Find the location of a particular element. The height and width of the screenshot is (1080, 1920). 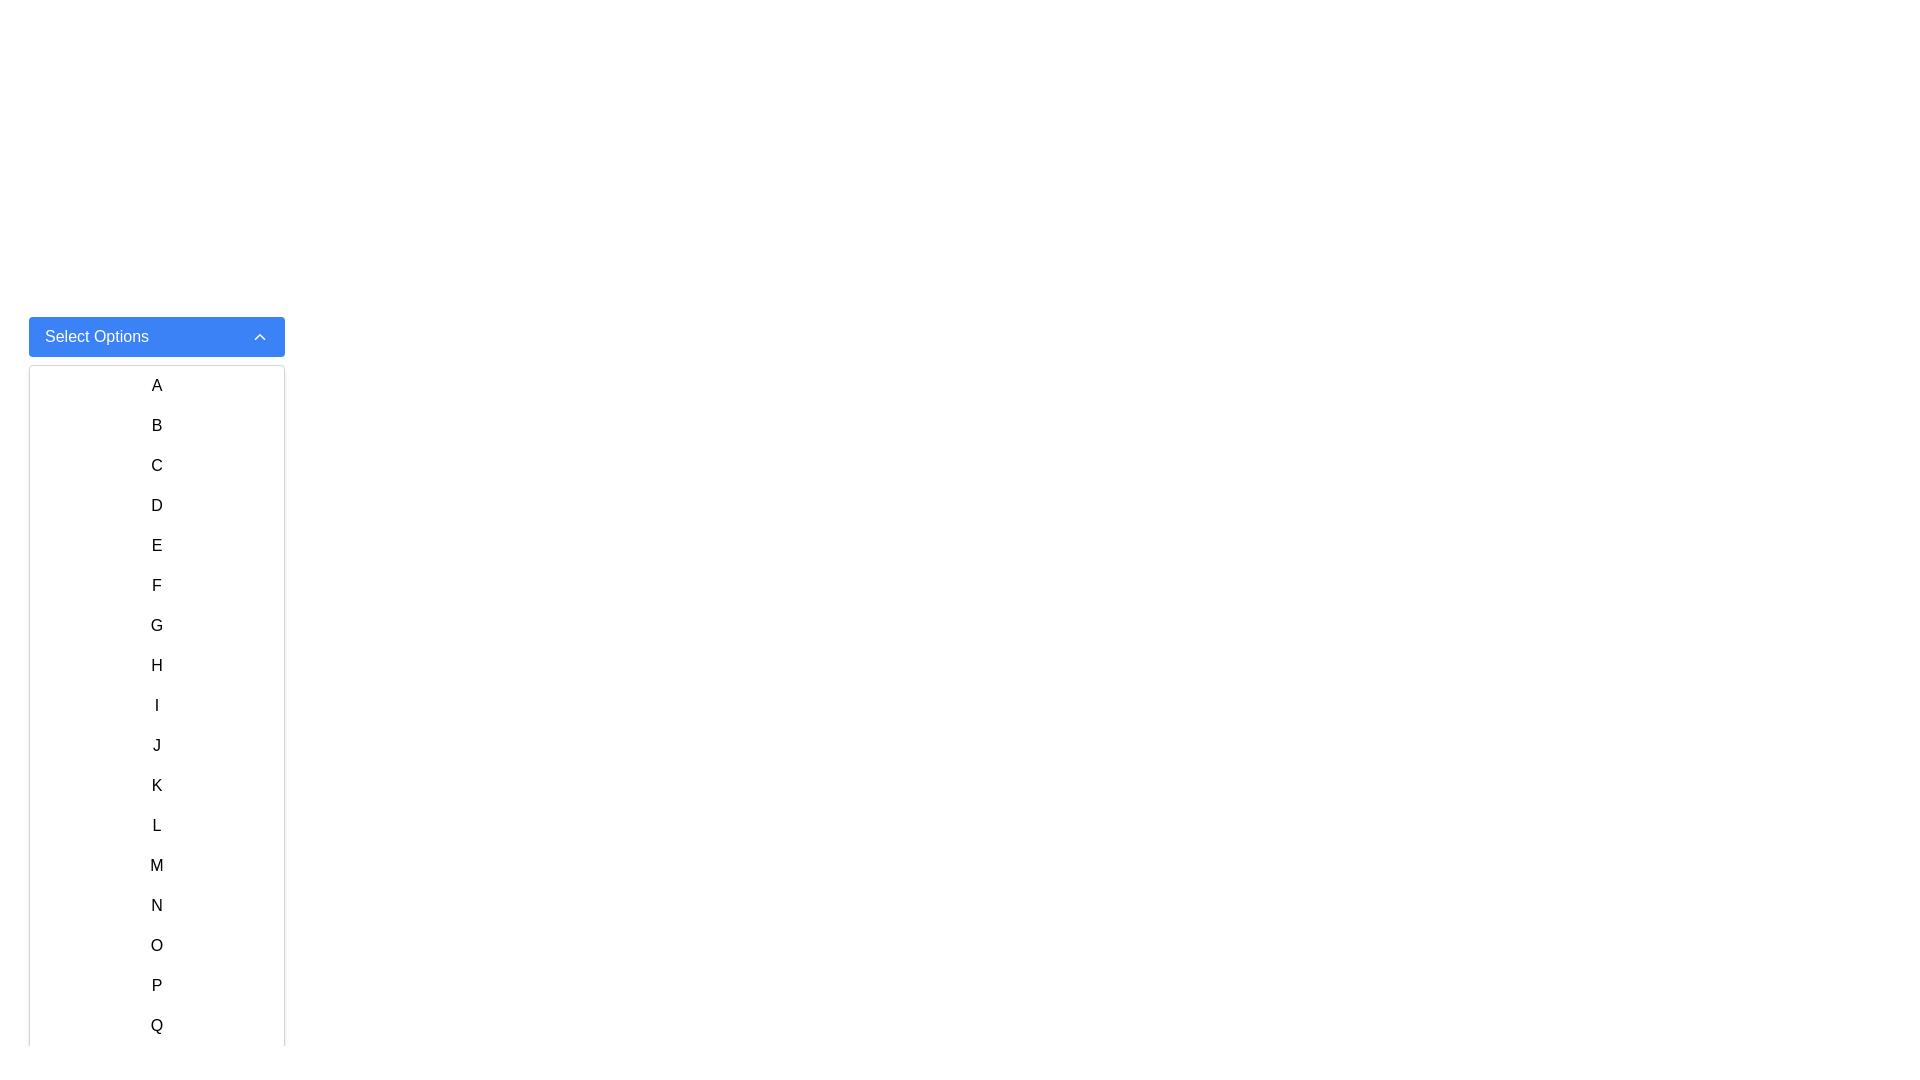

the dropdown menu item corresponding to the letter 'J', which is the 10th item in the list of alphabetical letters is located at coordinates (156, 745).